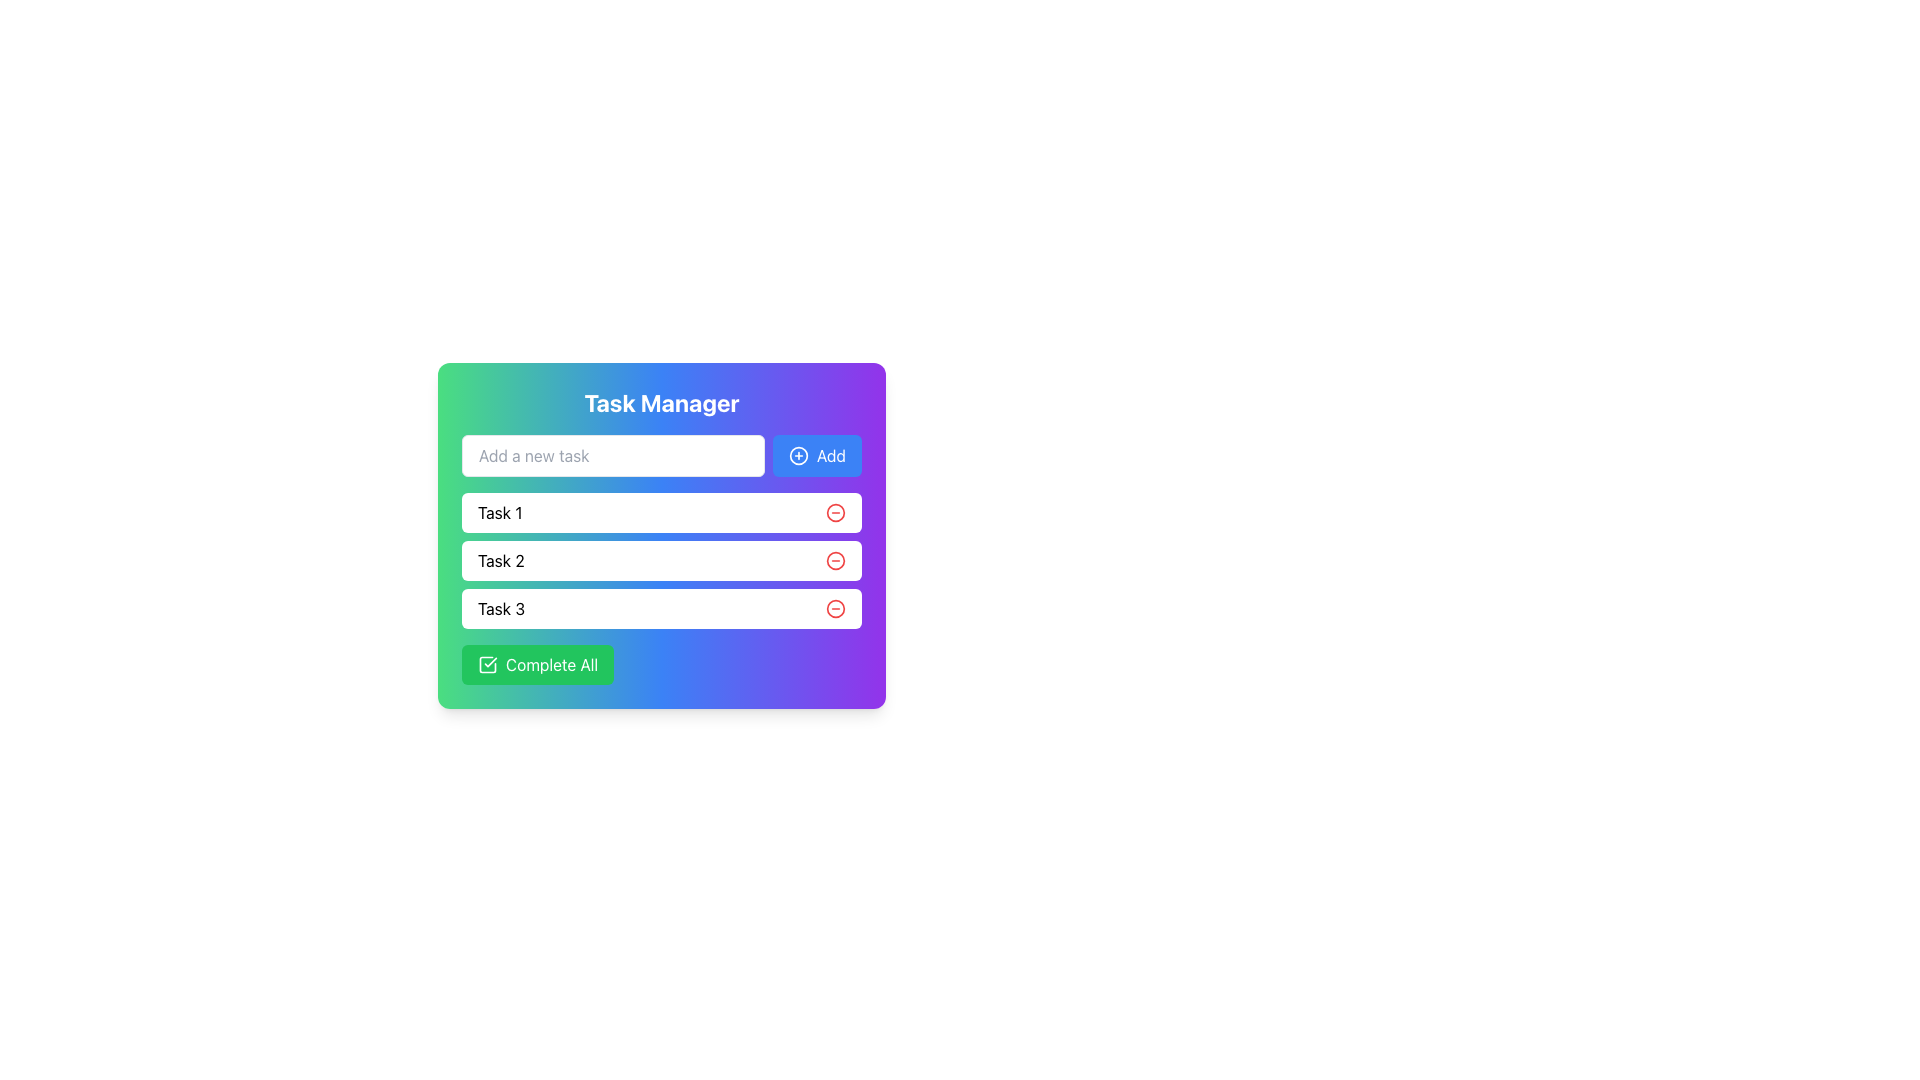  Describe the element at coordinates (797, 455) in the screenshot. I see `the 'Add' button icon which signifies adding a new item, located at the top-right corner of the application interface` at that location.